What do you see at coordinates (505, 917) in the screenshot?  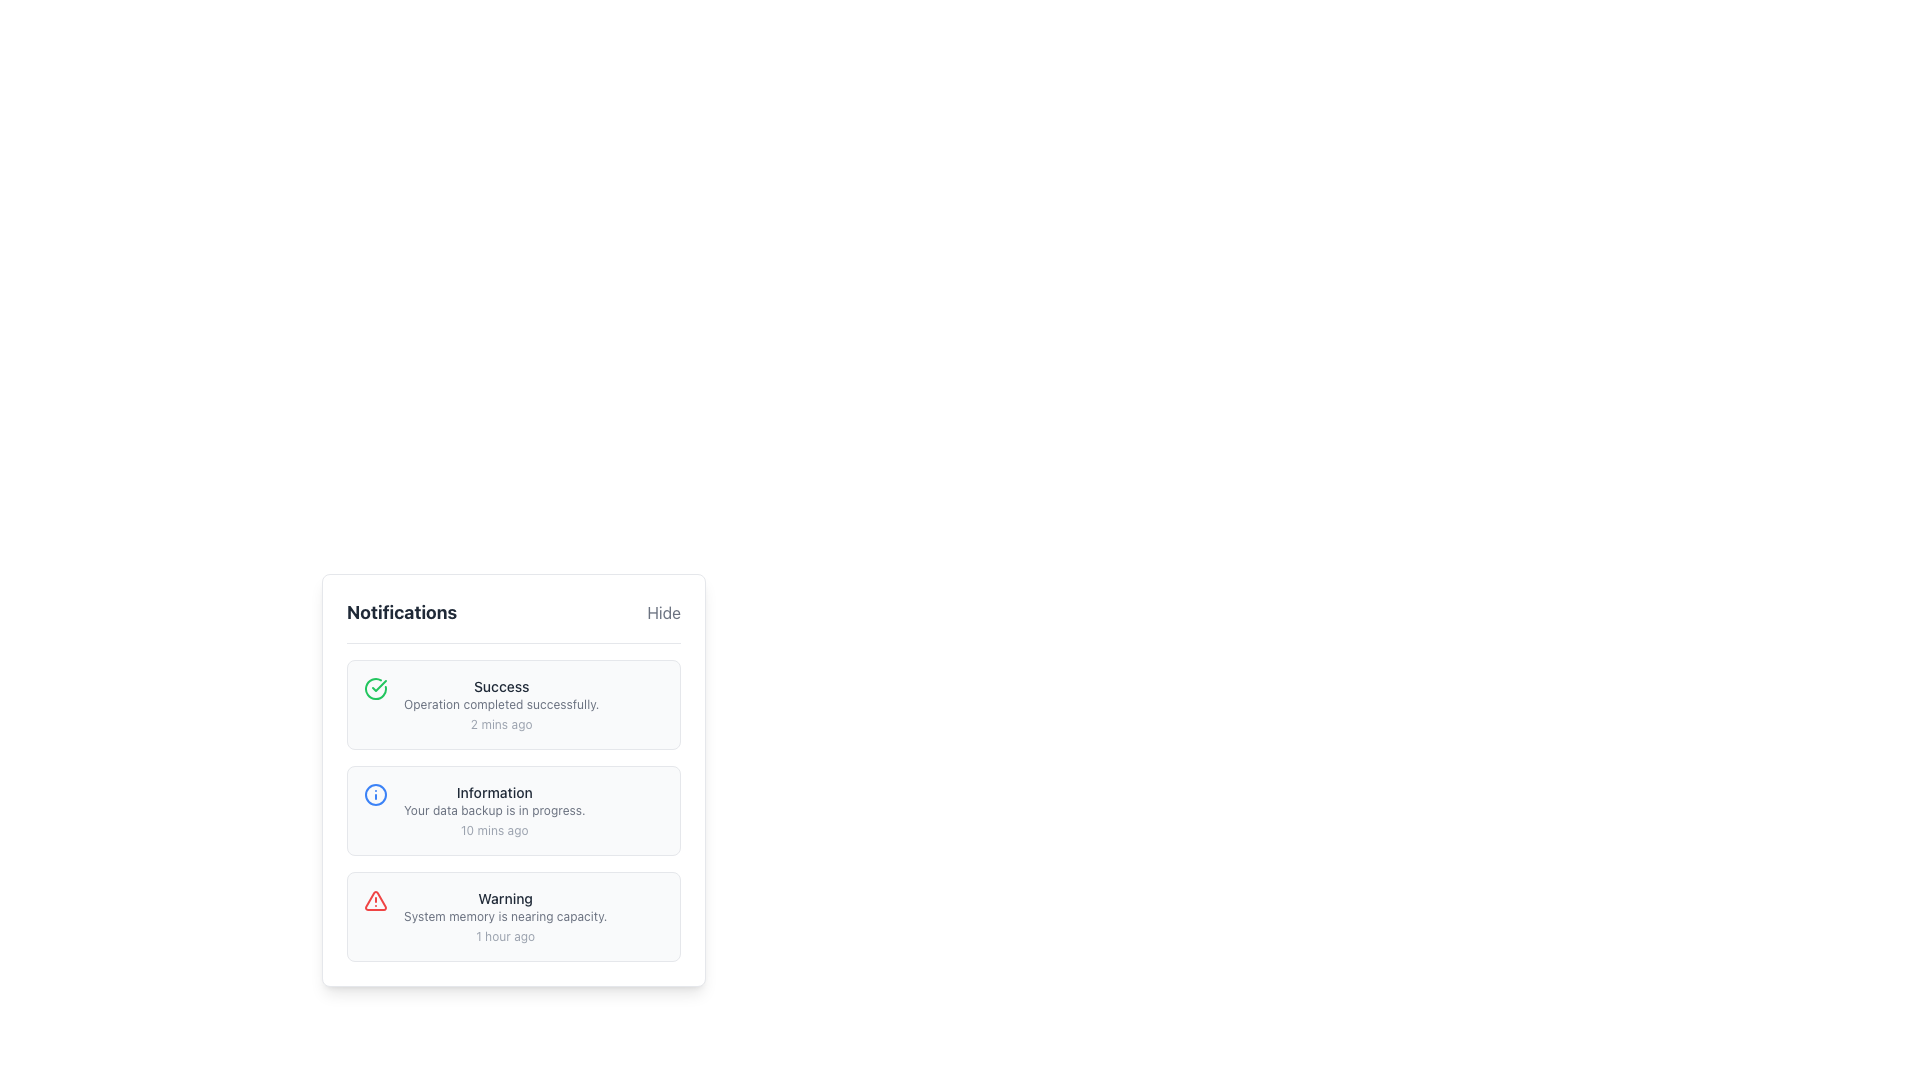 I see `text from the Text Label that says 'System memory is nearing capacity.' located in the warning section of the notification card` at bounding box center [505, 917].